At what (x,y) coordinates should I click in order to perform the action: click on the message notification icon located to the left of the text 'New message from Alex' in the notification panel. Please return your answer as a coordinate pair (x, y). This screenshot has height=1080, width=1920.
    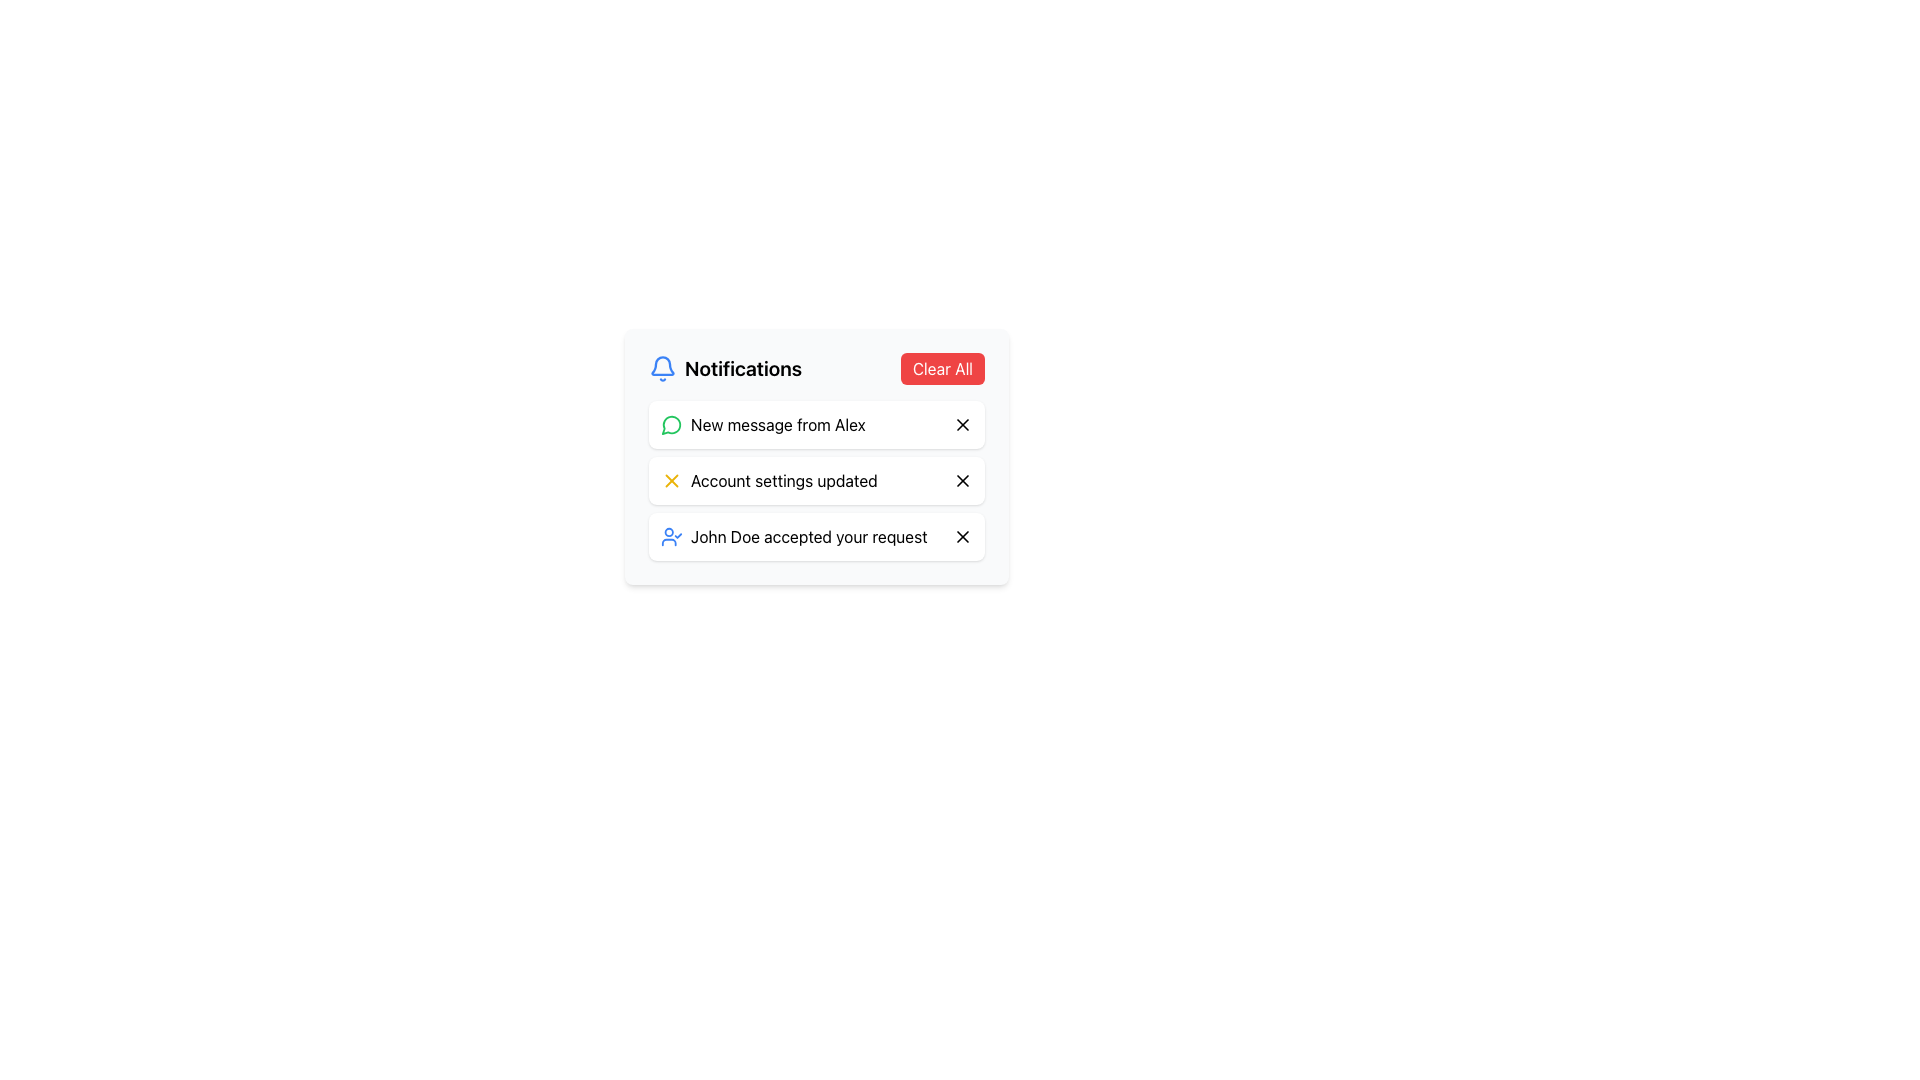
    Looking at the image, I should click on (671, 424).